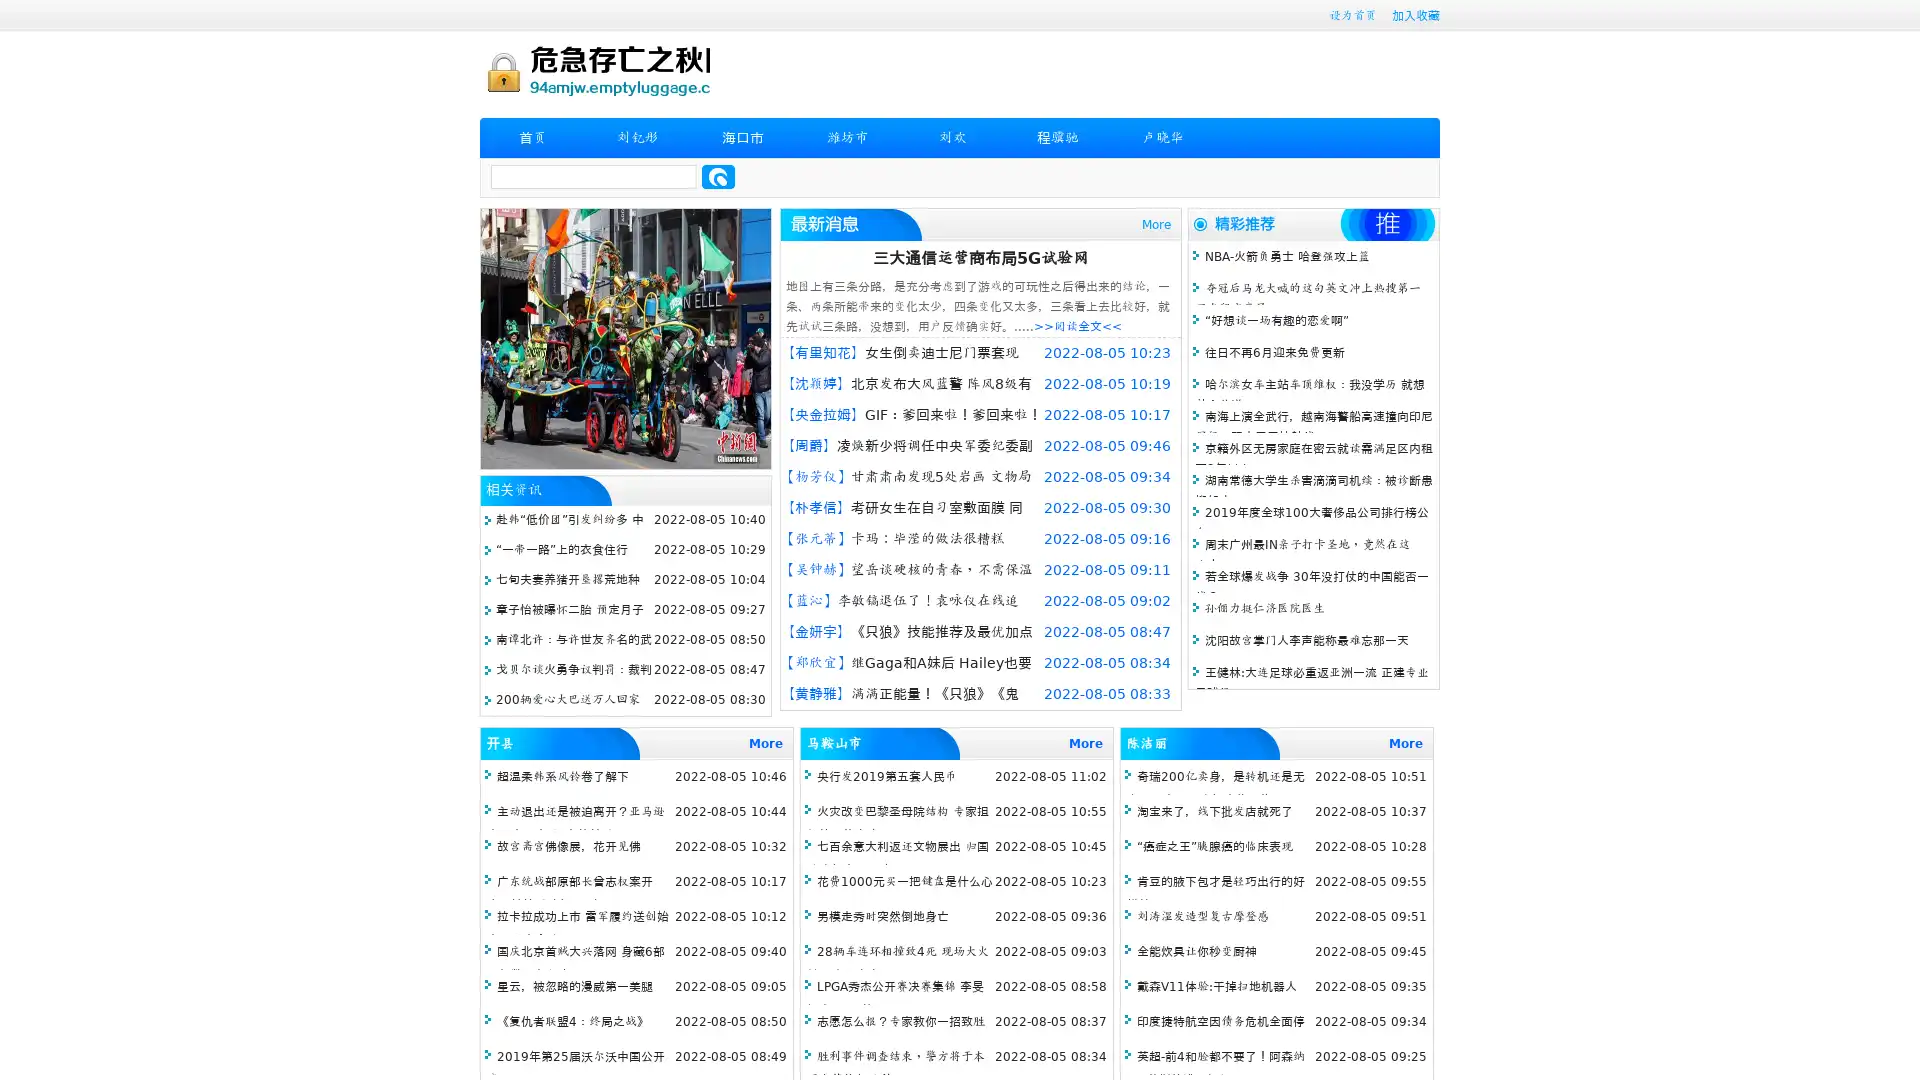 The image size is (1920, 1080). I want to click on Search, so click(718, 176).